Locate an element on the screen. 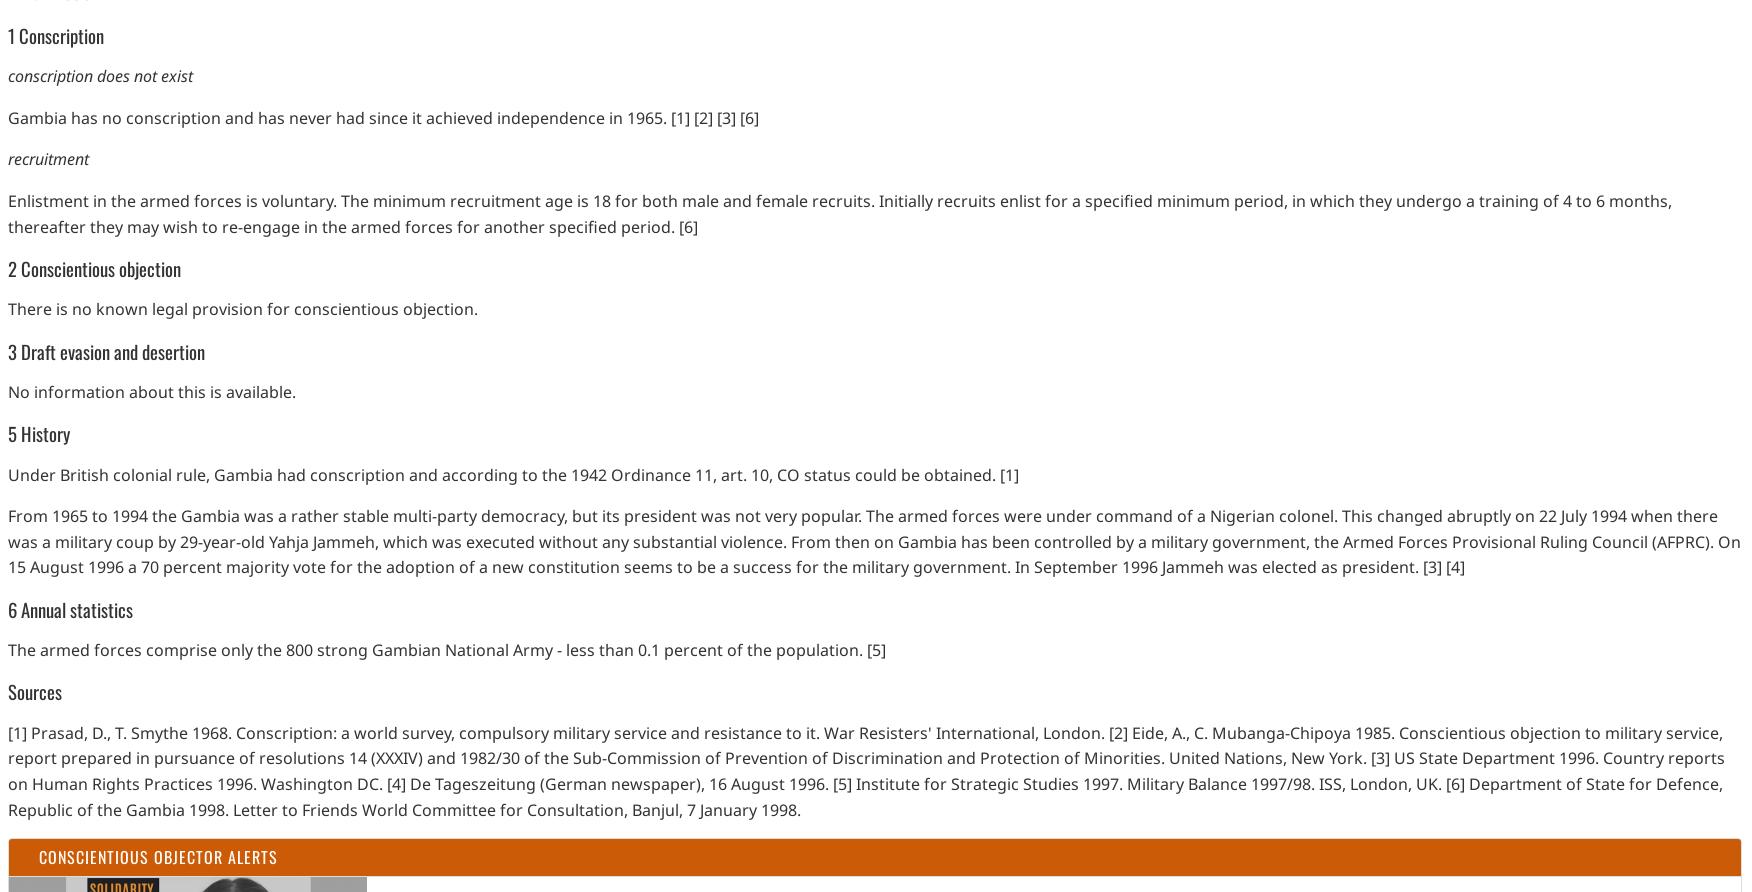 This screenshot has width=1752, height=892. 'recruitment' is located at coordinates (48, 158).